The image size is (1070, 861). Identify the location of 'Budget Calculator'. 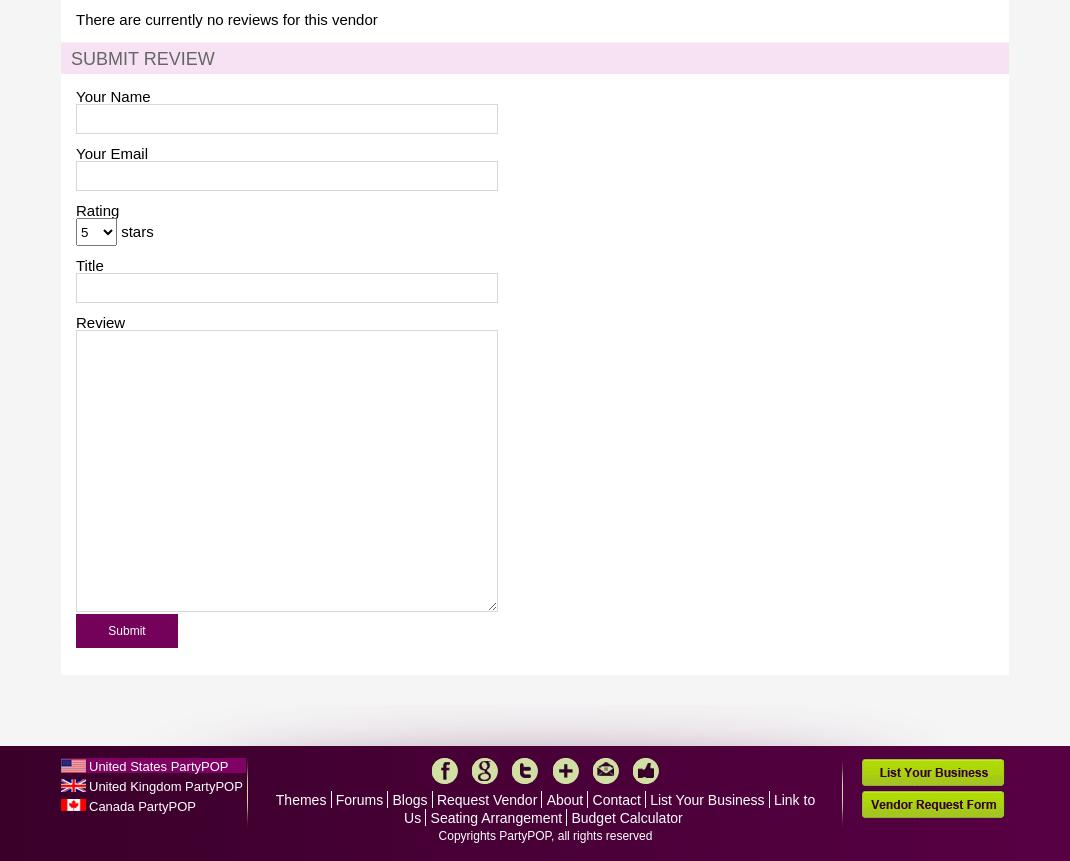
(569, 817).